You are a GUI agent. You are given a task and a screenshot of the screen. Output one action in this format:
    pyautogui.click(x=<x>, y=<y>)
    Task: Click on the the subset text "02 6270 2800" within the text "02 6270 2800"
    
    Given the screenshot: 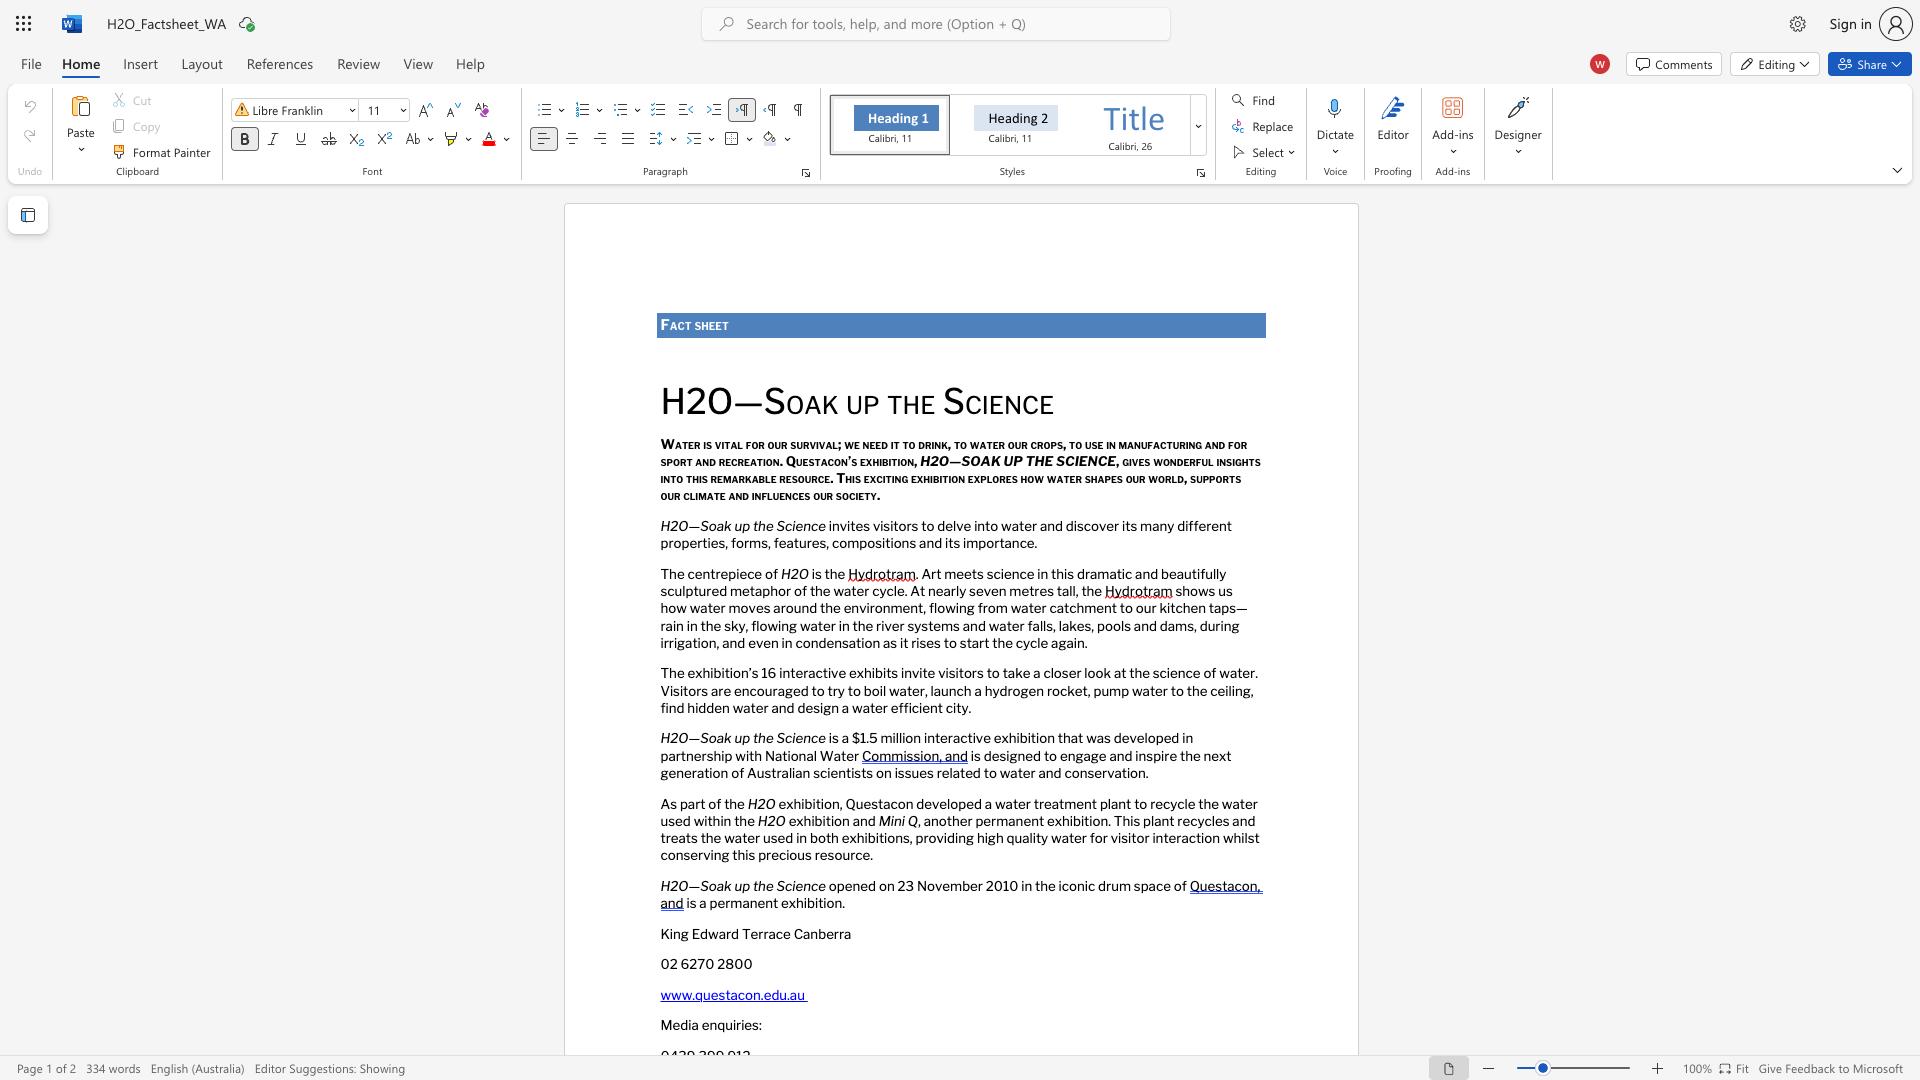 What is the action you would take?
    pyautogui.click(x=660, y=963)
    